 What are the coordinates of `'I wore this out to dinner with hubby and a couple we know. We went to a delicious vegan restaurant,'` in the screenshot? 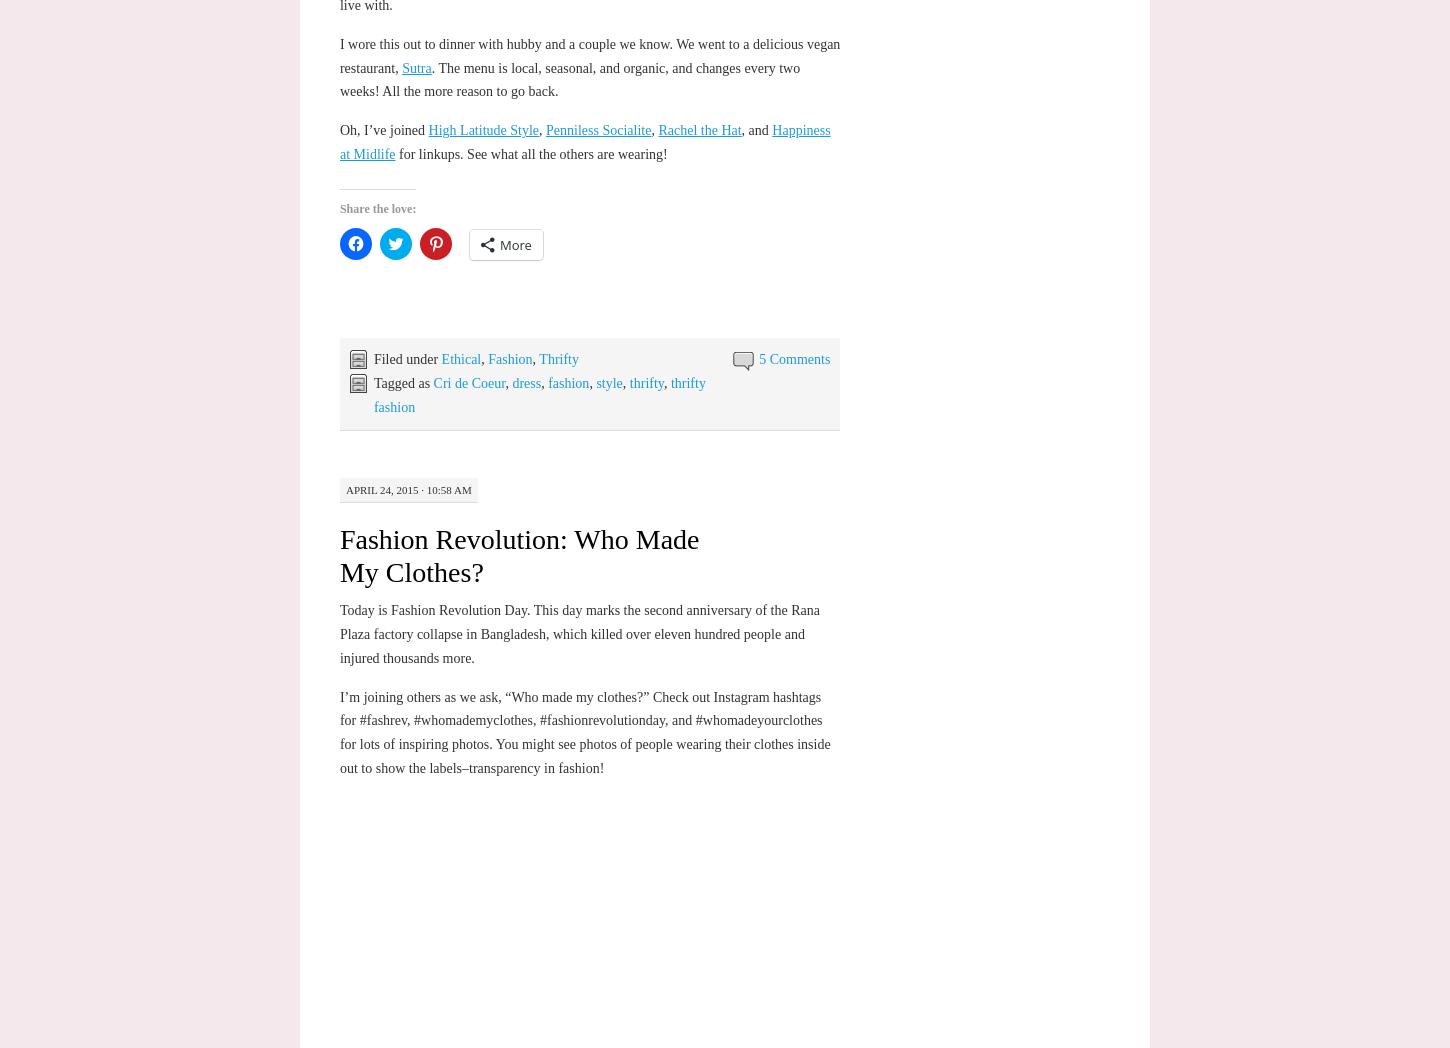 It's located at (589, 55).